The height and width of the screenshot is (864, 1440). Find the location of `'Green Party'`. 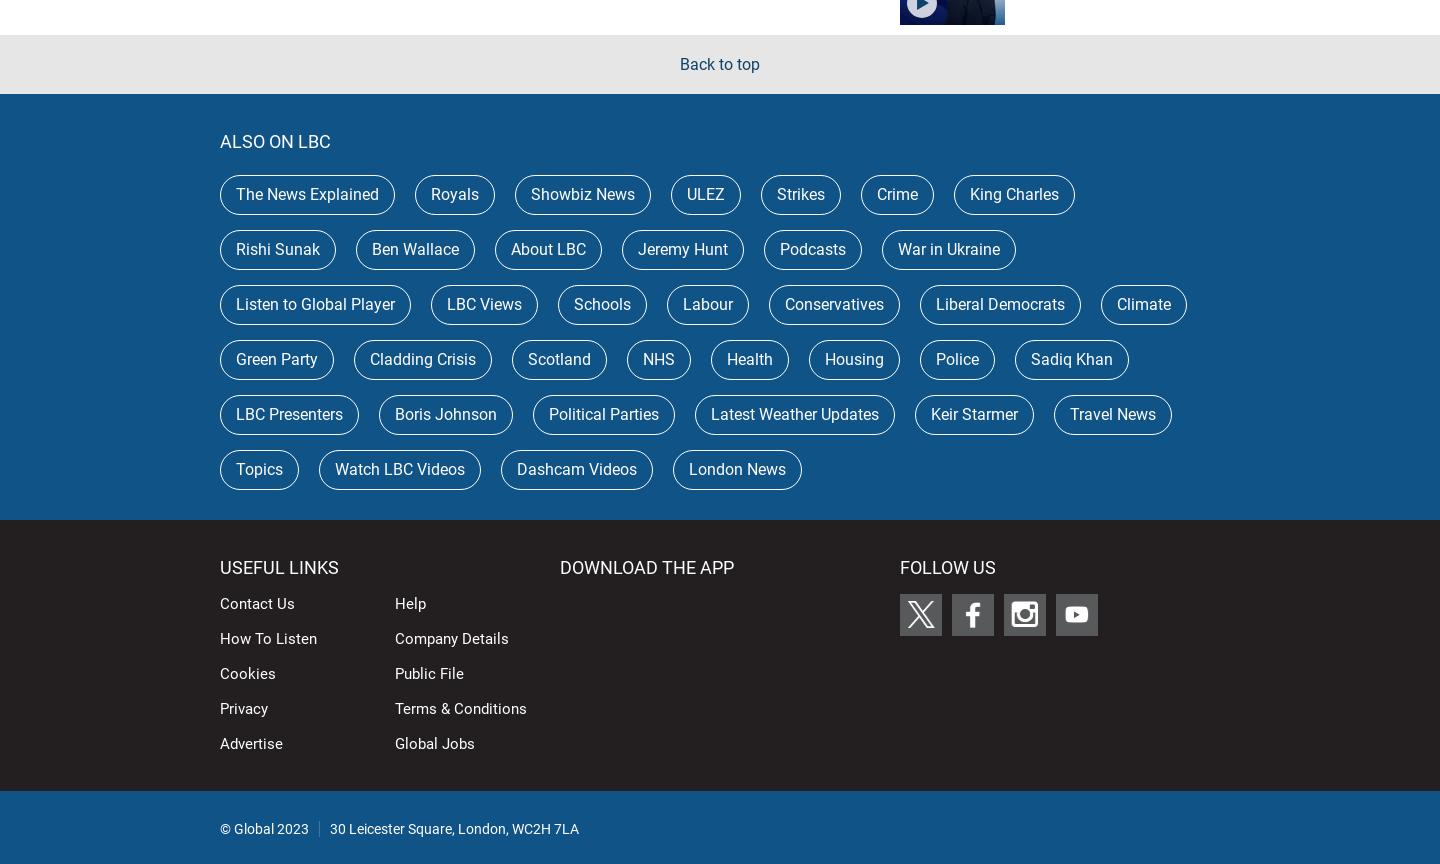

'Green Party' is located at coordinates (236, 357).